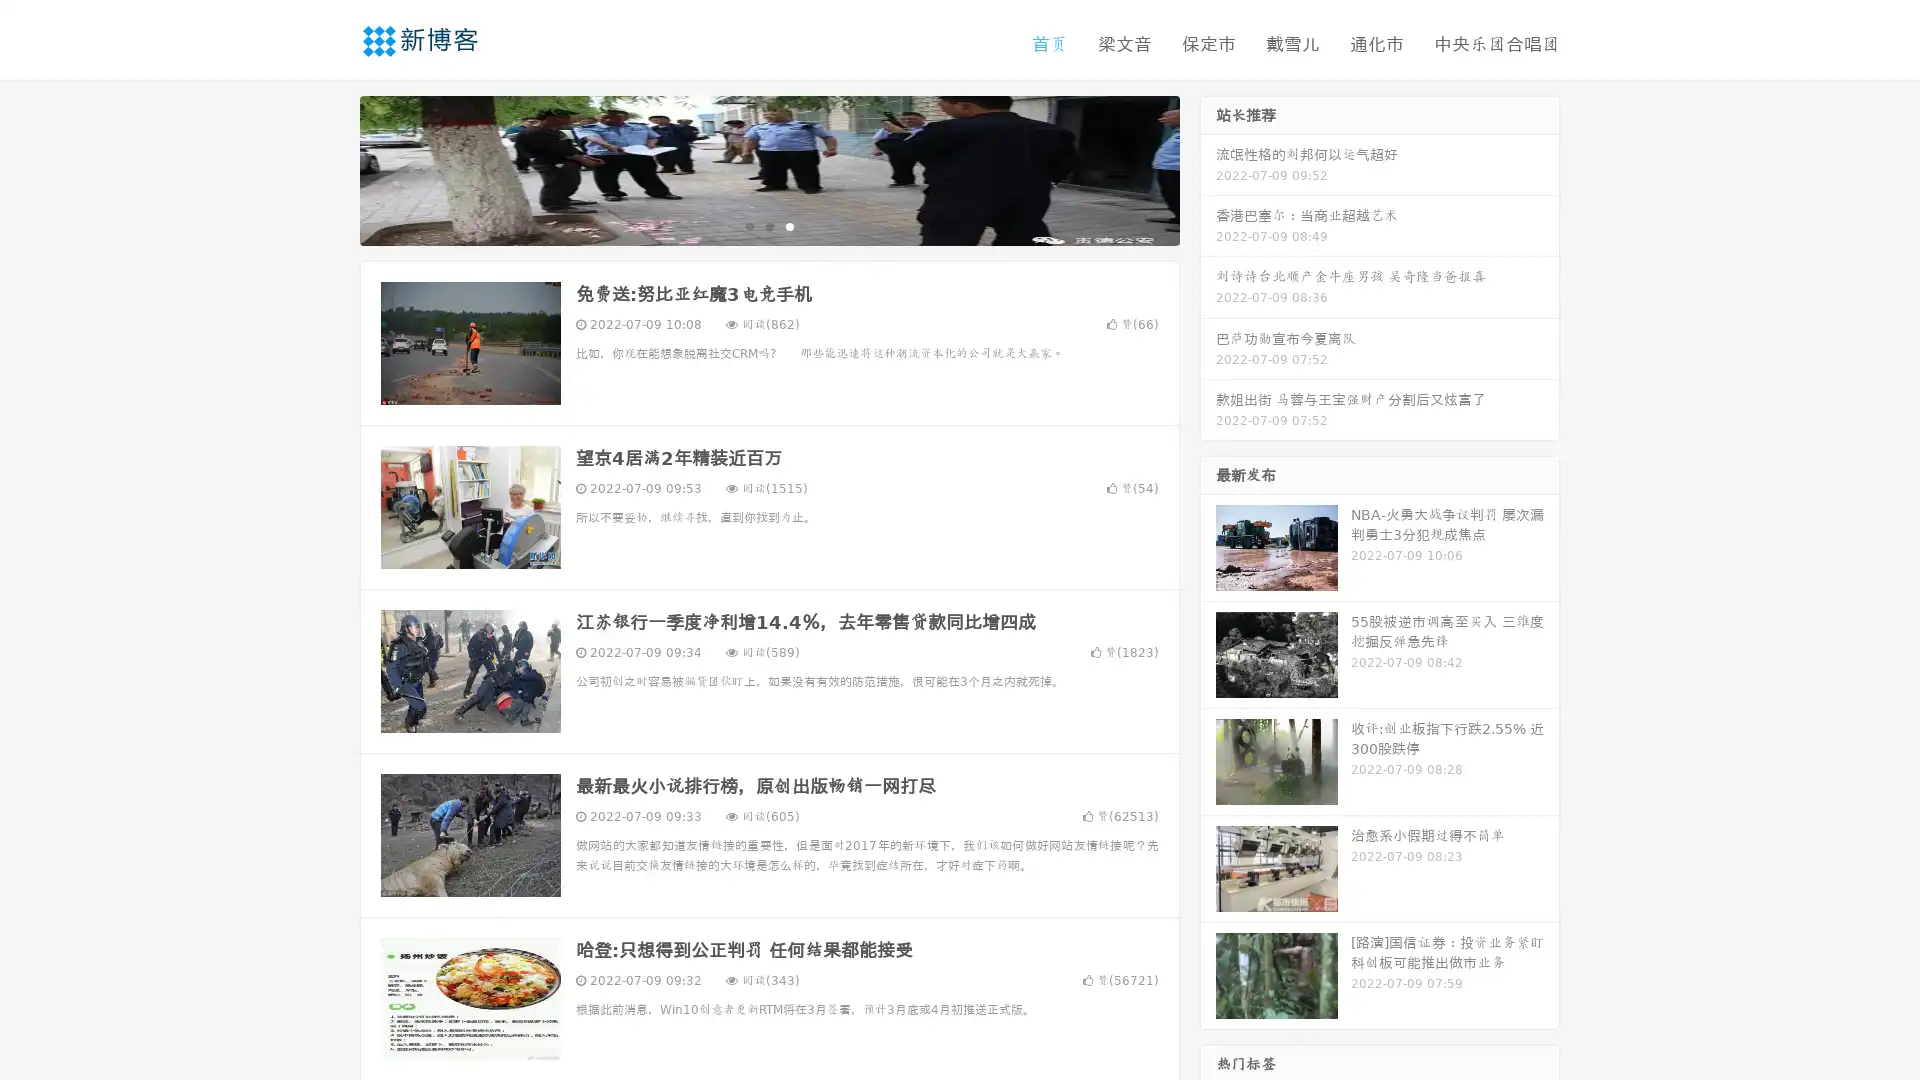 The width and height of the screenshot is (1920, 1080). Describe the element at coordinates (768, 225) in the screenshot. I see `Go to slide 2` at that location.